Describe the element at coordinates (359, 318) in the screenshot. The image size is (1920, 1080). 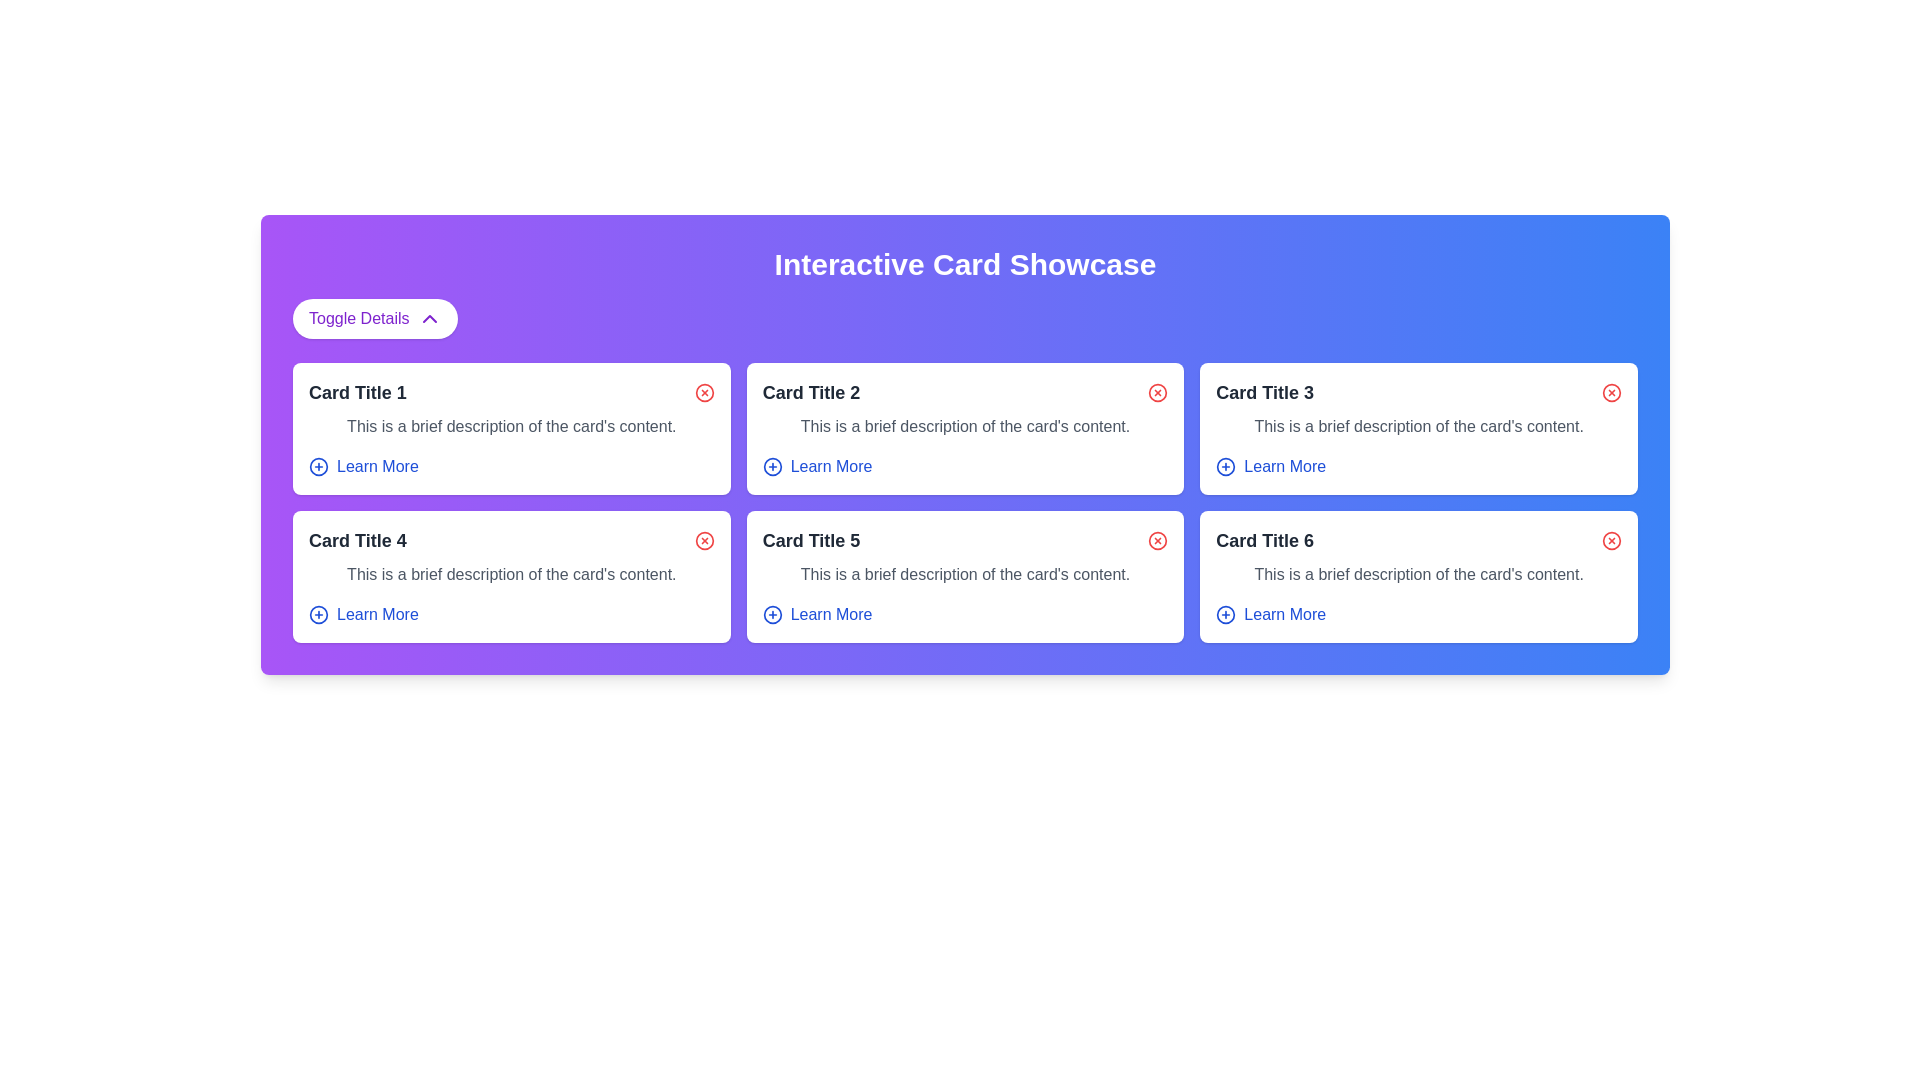
I see `the text label located on the left side of the header button, which indicates the purpose of the associated button for toggling additional information` at that location.